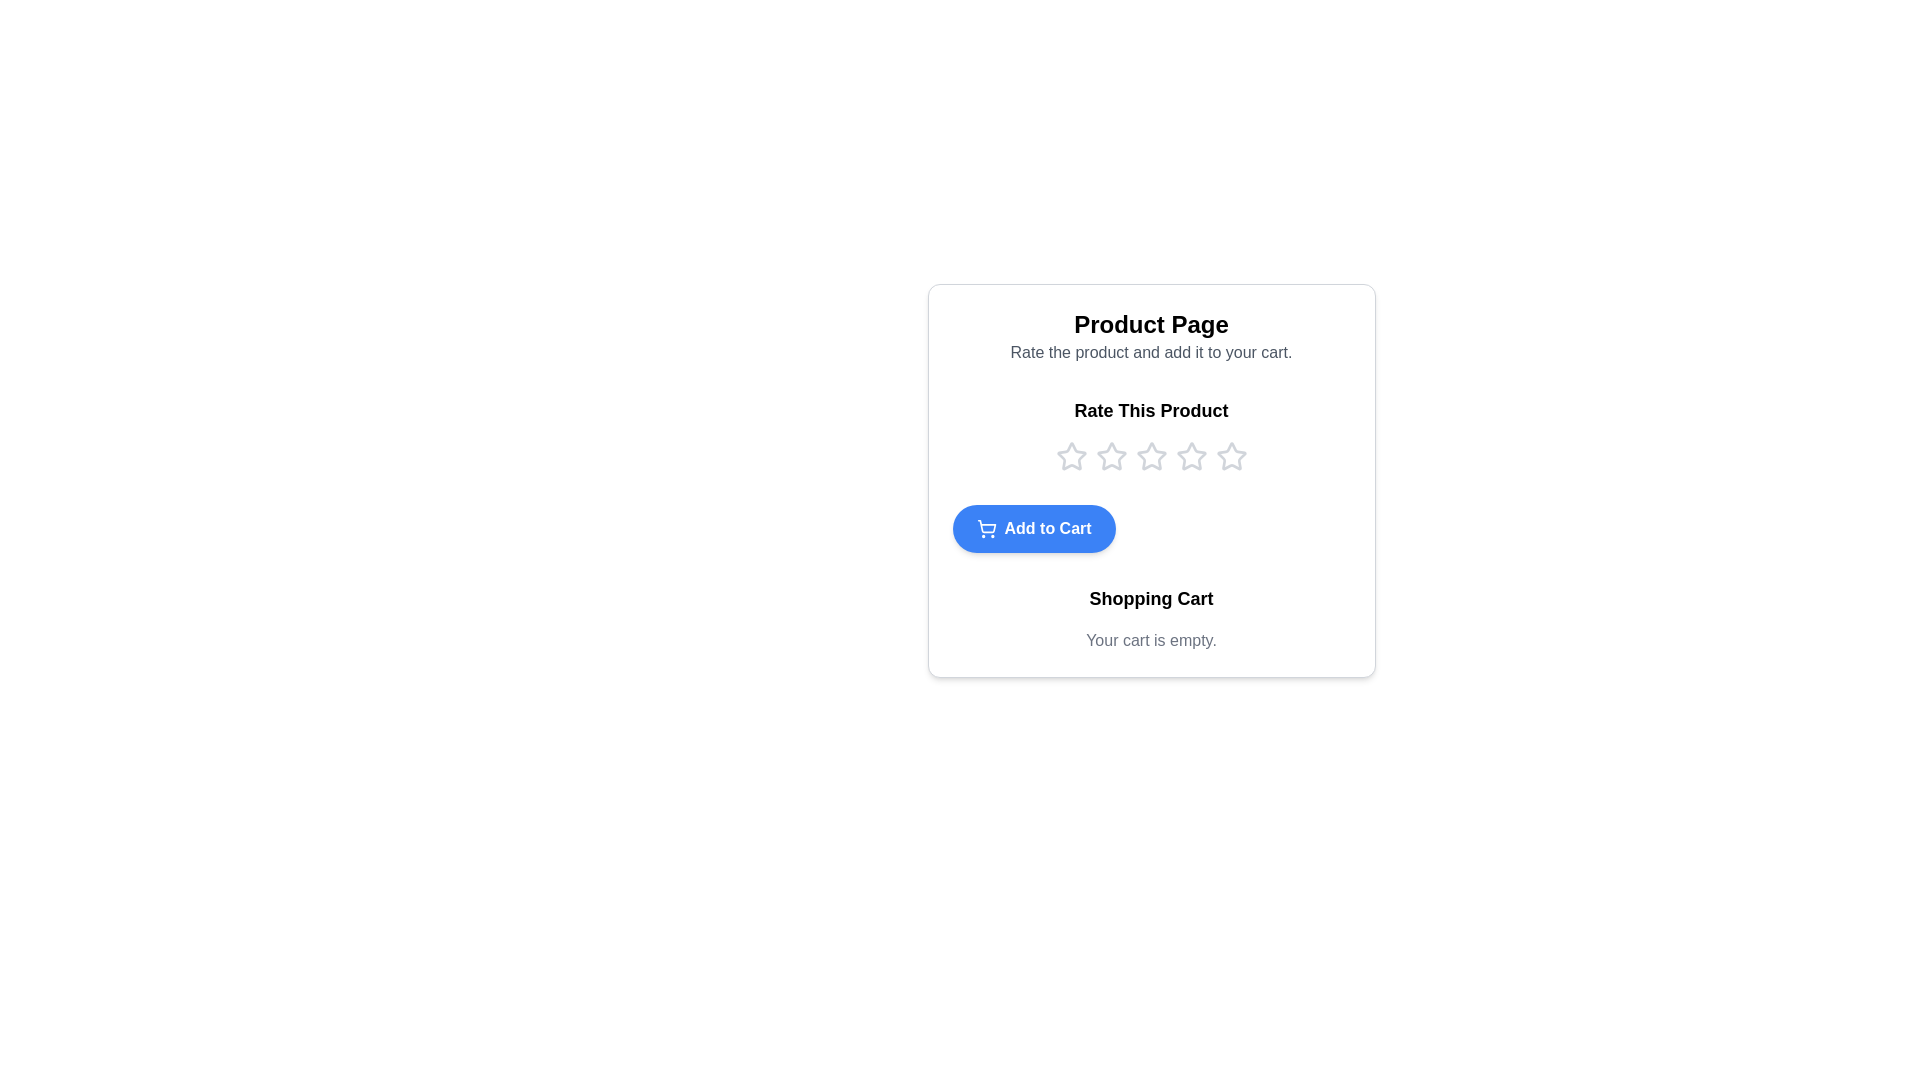 The image size is (1920, 1080). I want to click on the third star in the row of star rating icons, so click(1191, 456).